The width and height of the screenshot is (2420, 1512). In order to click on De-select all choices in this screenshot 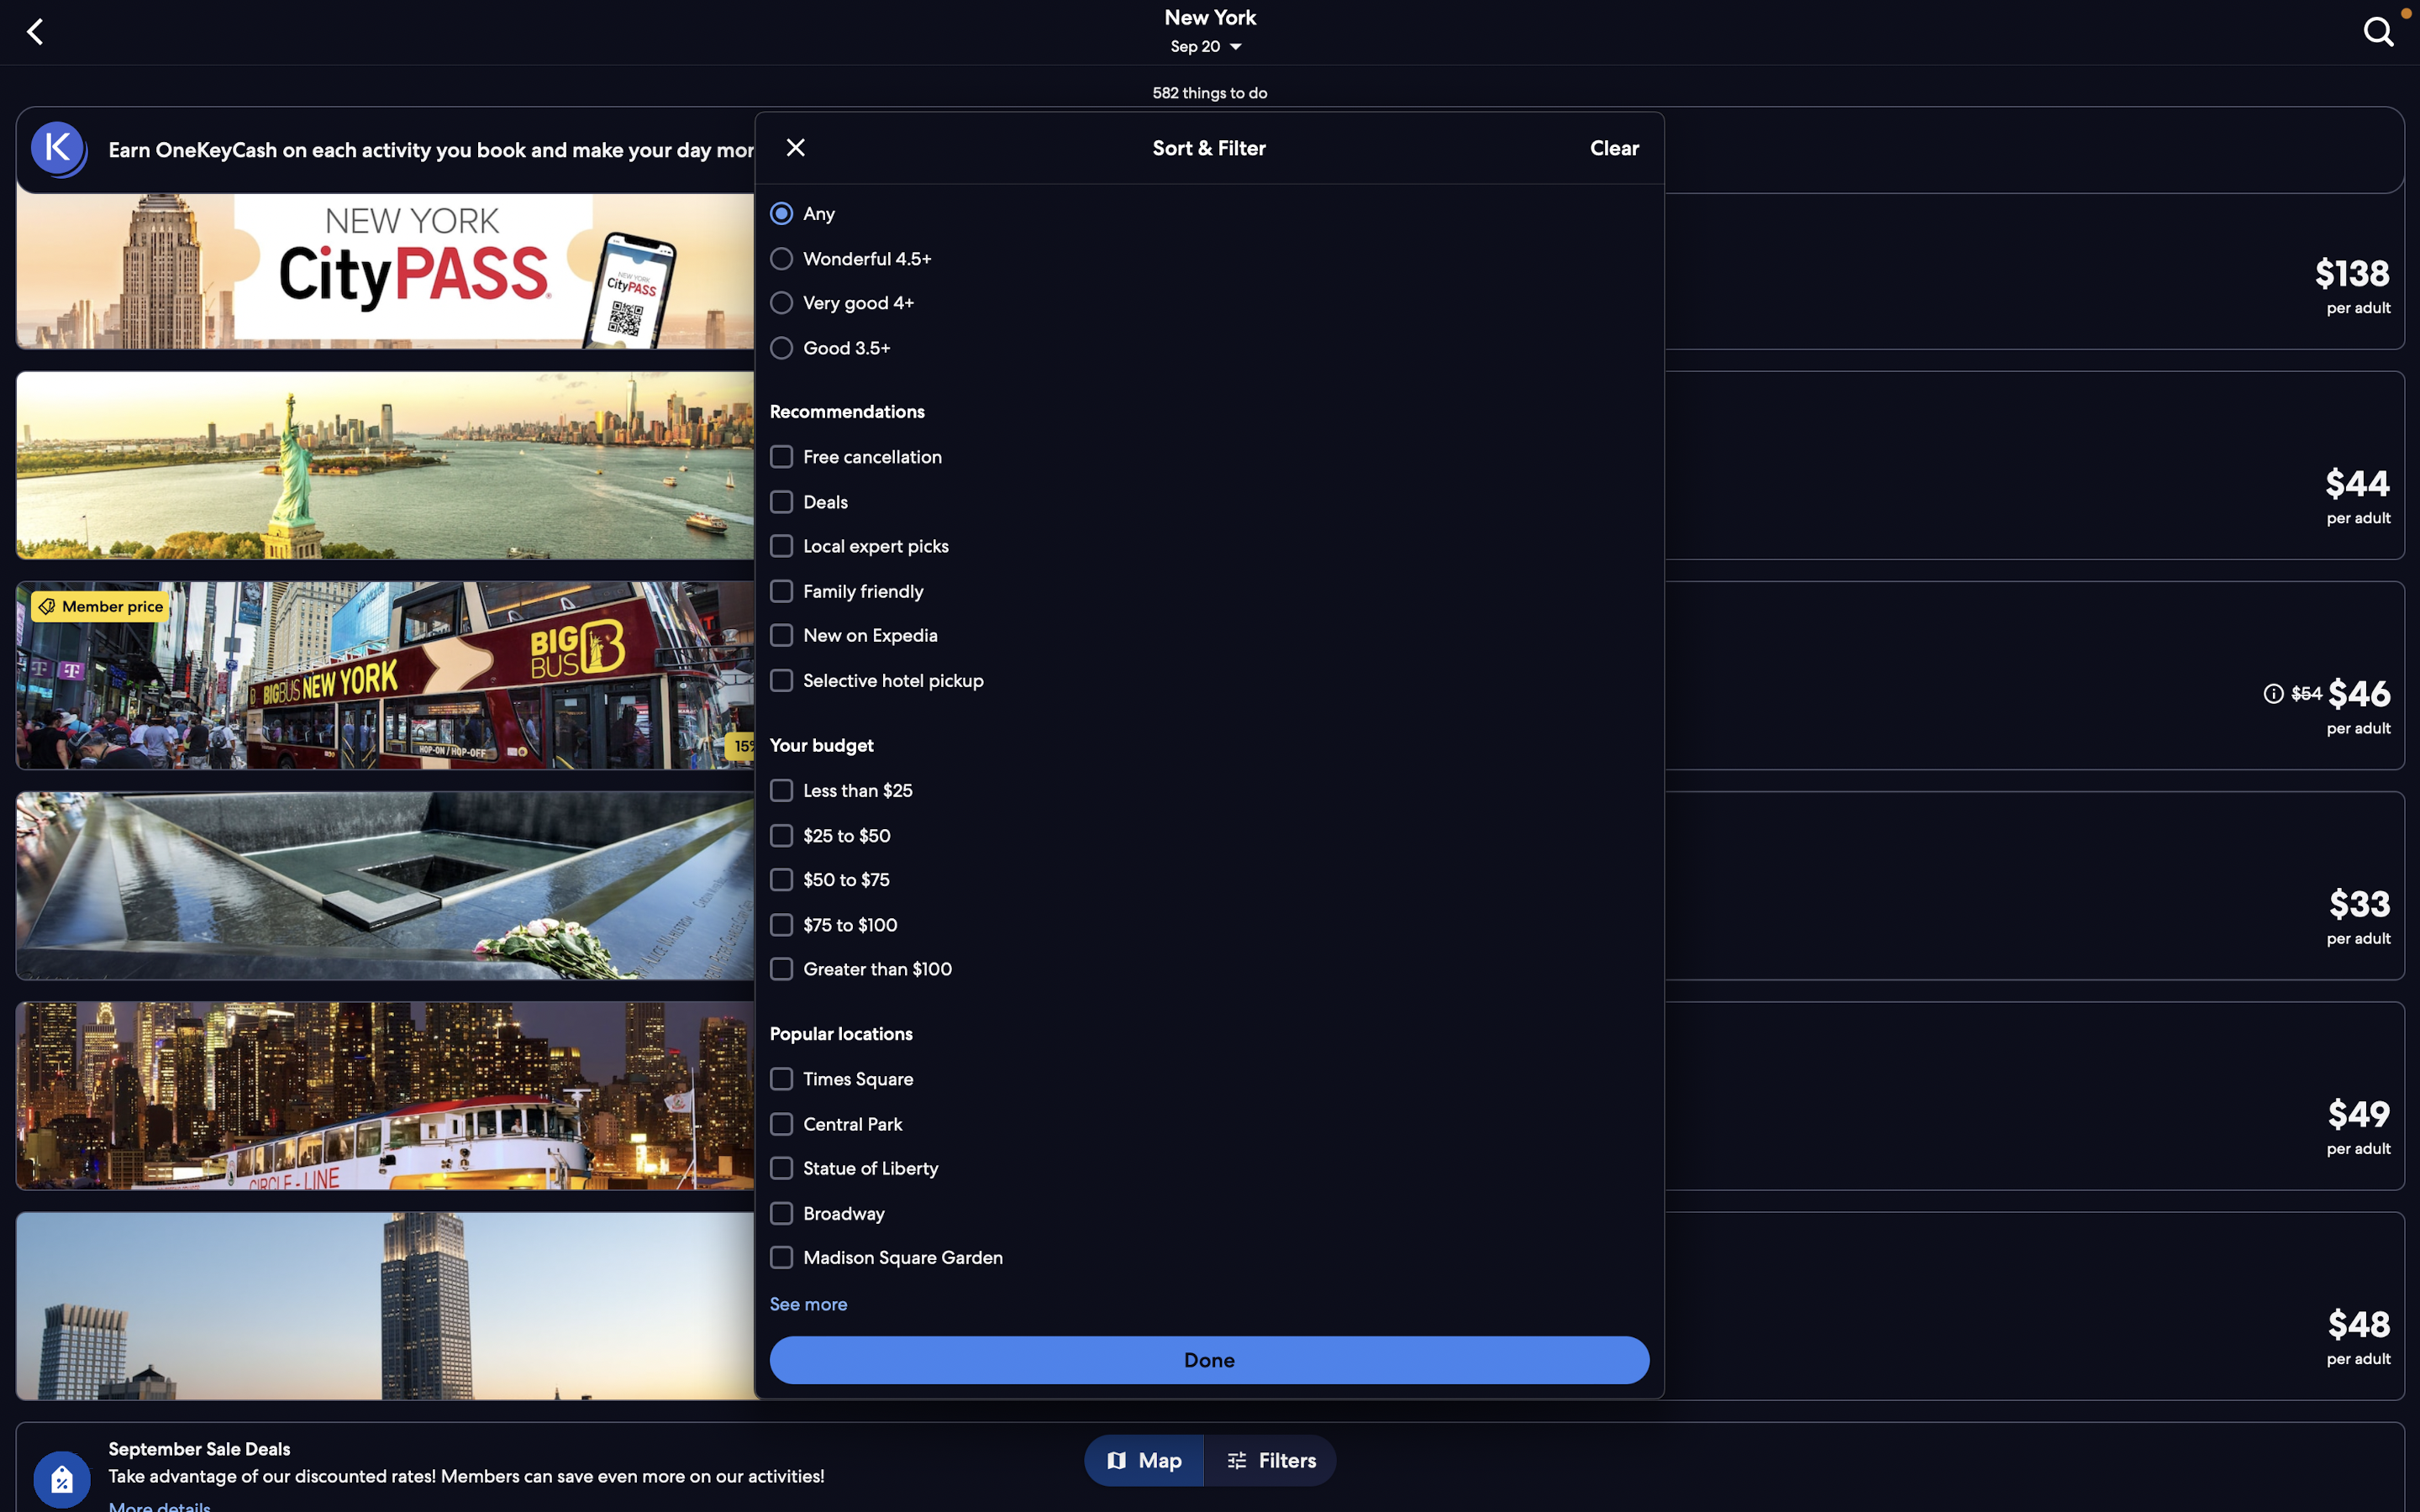, I will do `click(1612, 148)`.